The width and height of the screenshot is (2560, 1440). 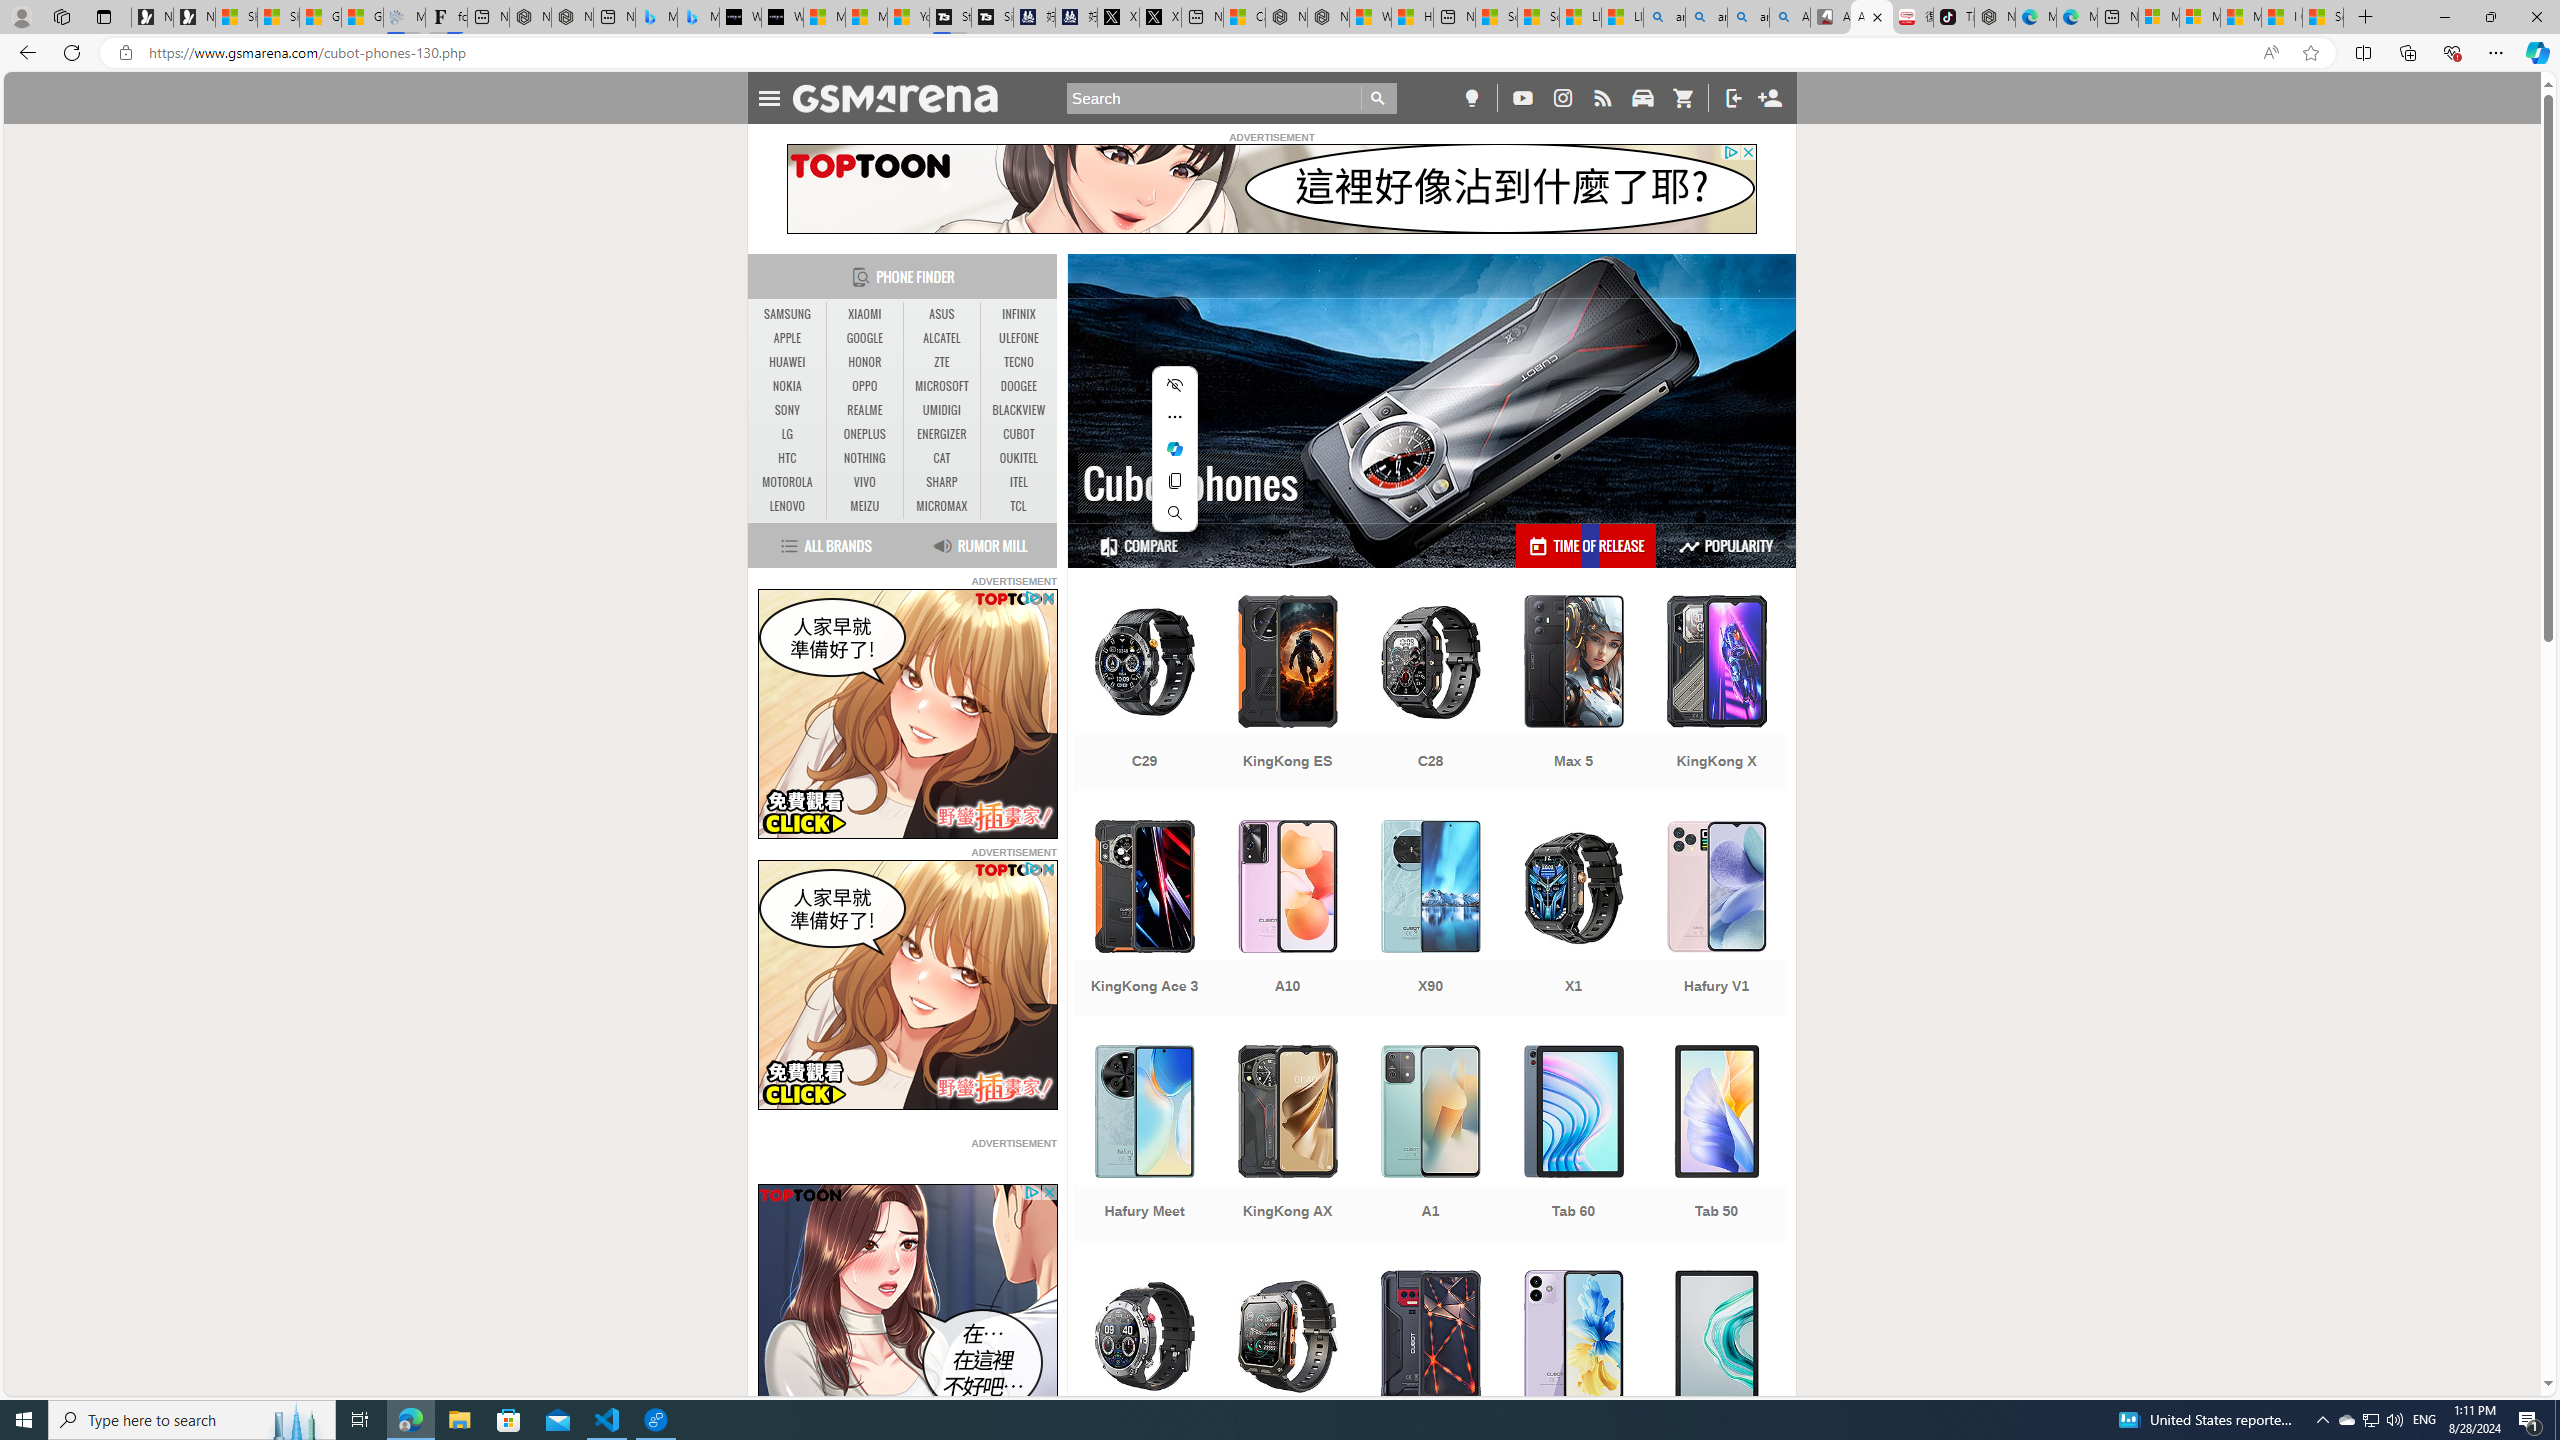 I want to click on 'Huge shark washes ashore at New York City beach | Watch', so click(x=1410, y=16).